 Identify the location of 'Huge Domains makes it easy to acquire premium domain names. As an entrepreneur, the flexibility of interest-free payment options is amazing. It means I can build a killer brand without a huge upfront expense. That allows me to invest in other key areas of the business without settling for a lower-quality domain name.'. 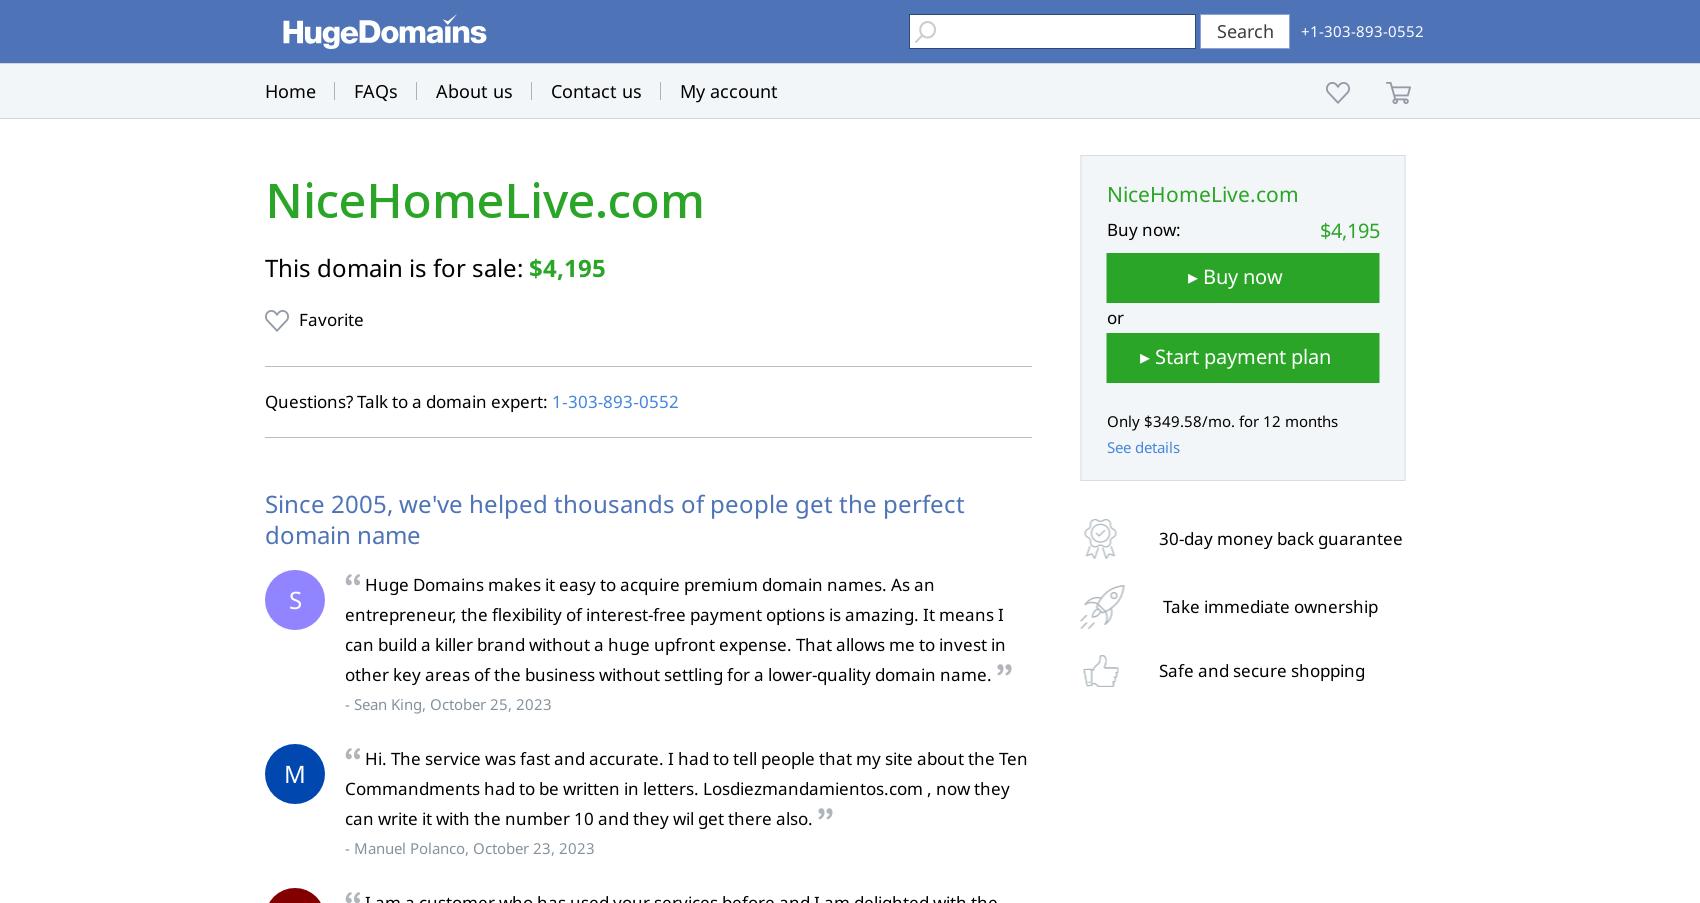
(675, 629).